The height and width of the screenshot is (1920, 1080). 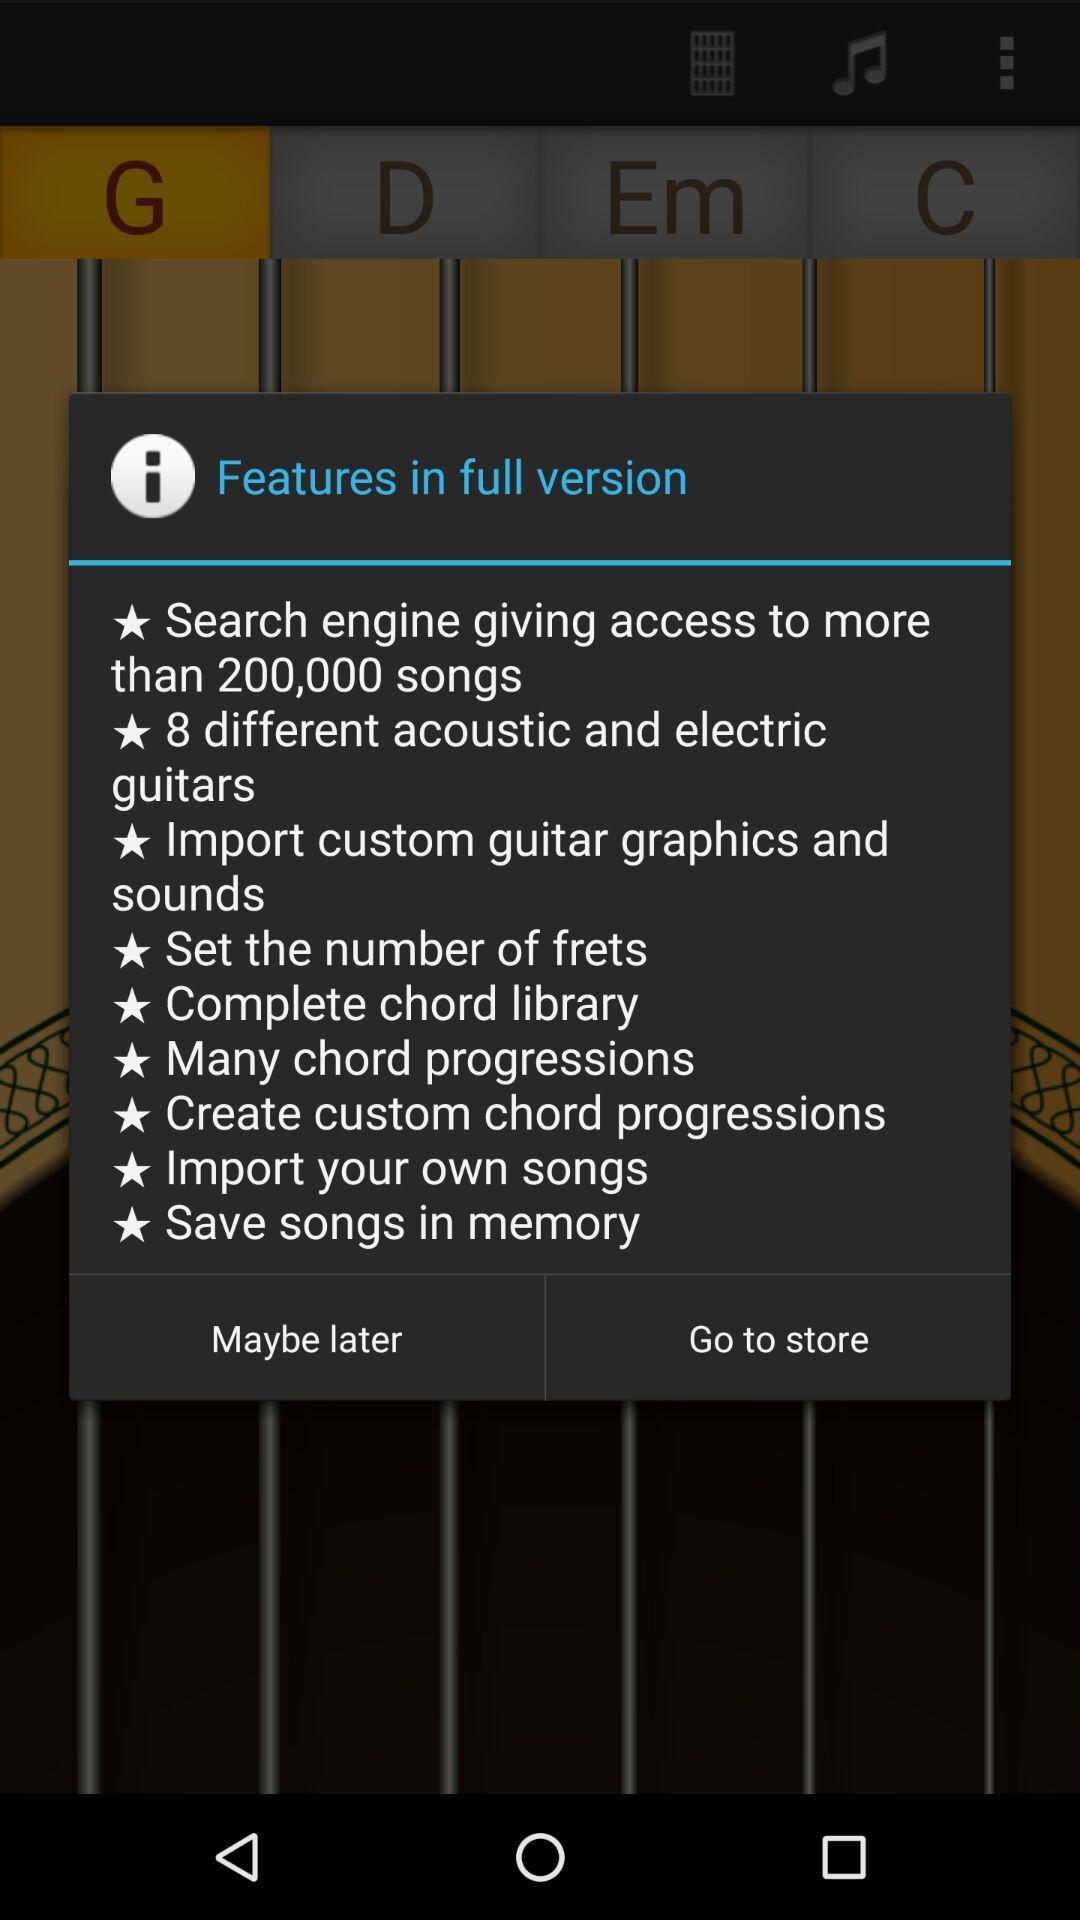 What do you see at coordinates (777, 1338) in the screenshot?
I see `the app below the search engine giving icon` at bounding box center [777, 1338].